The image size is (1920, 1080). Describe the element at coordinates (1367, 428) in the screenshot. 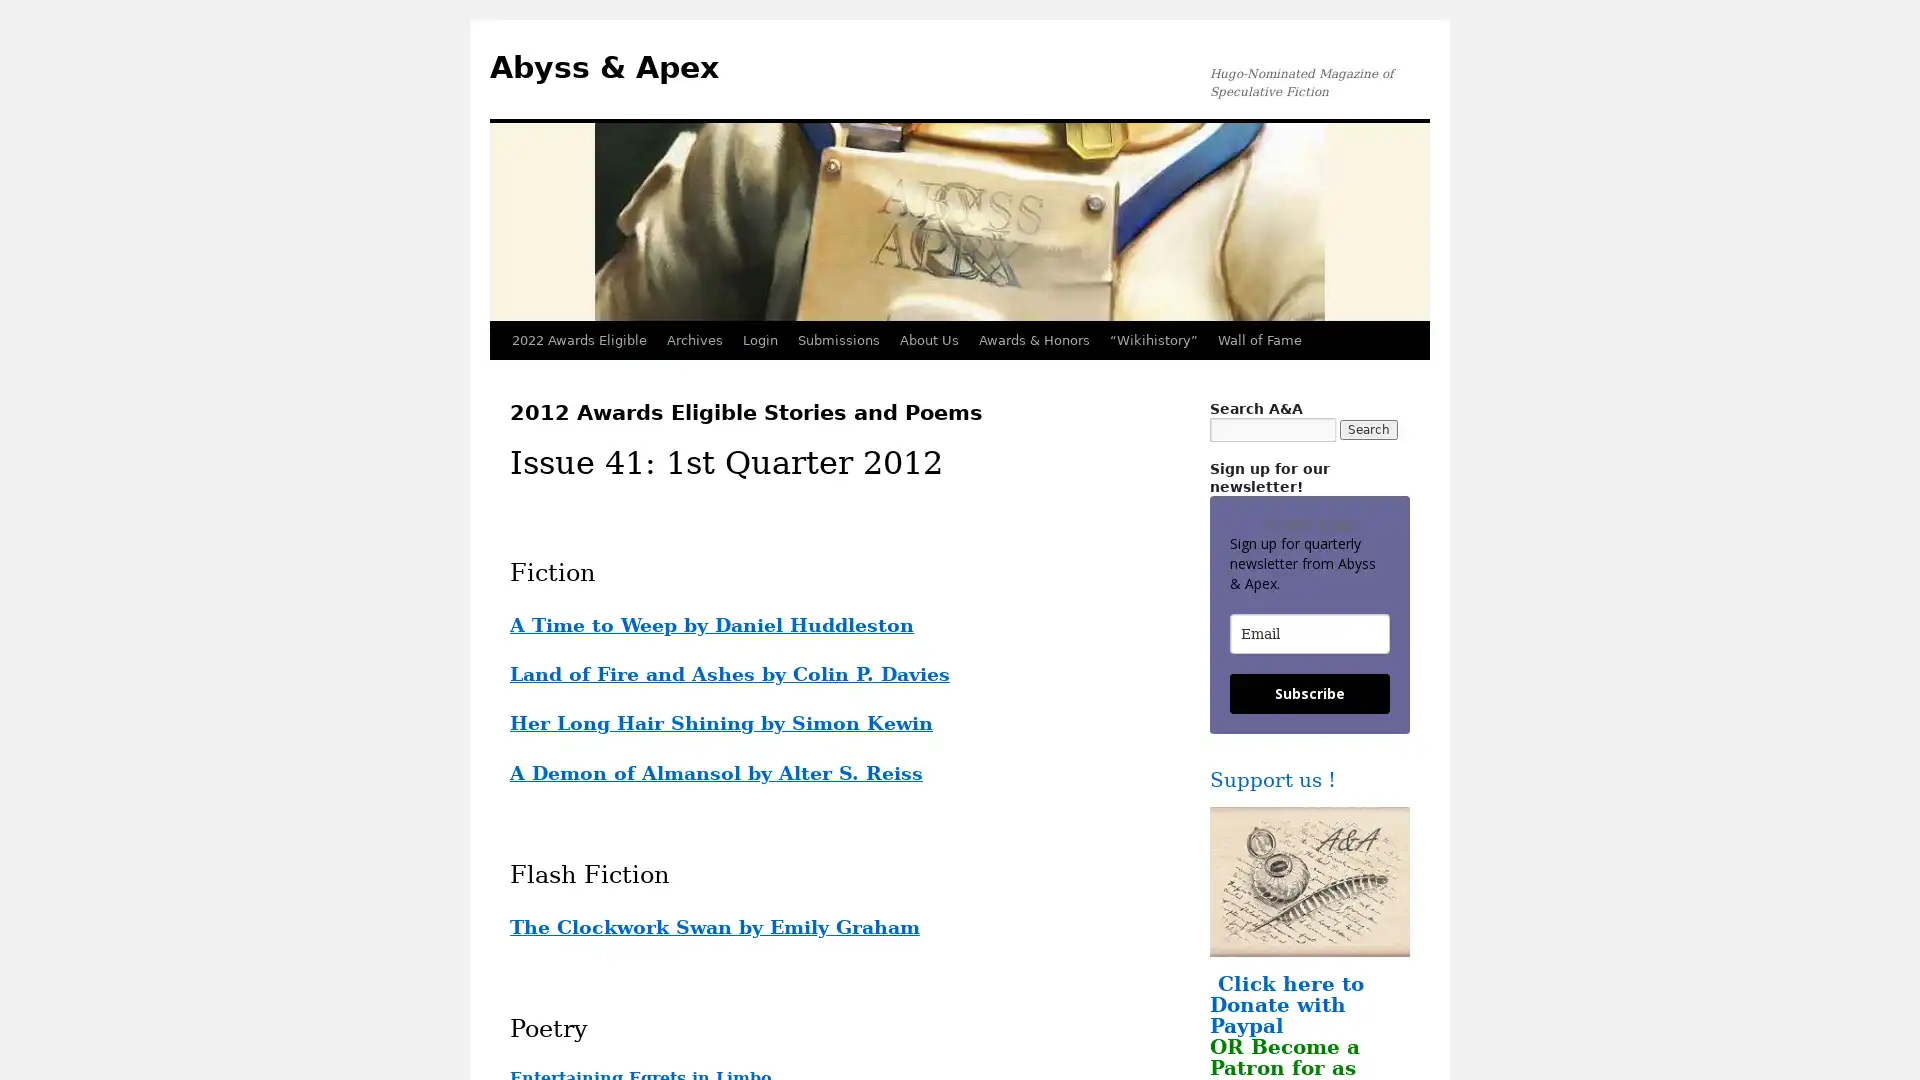

I see `Search` at that location.